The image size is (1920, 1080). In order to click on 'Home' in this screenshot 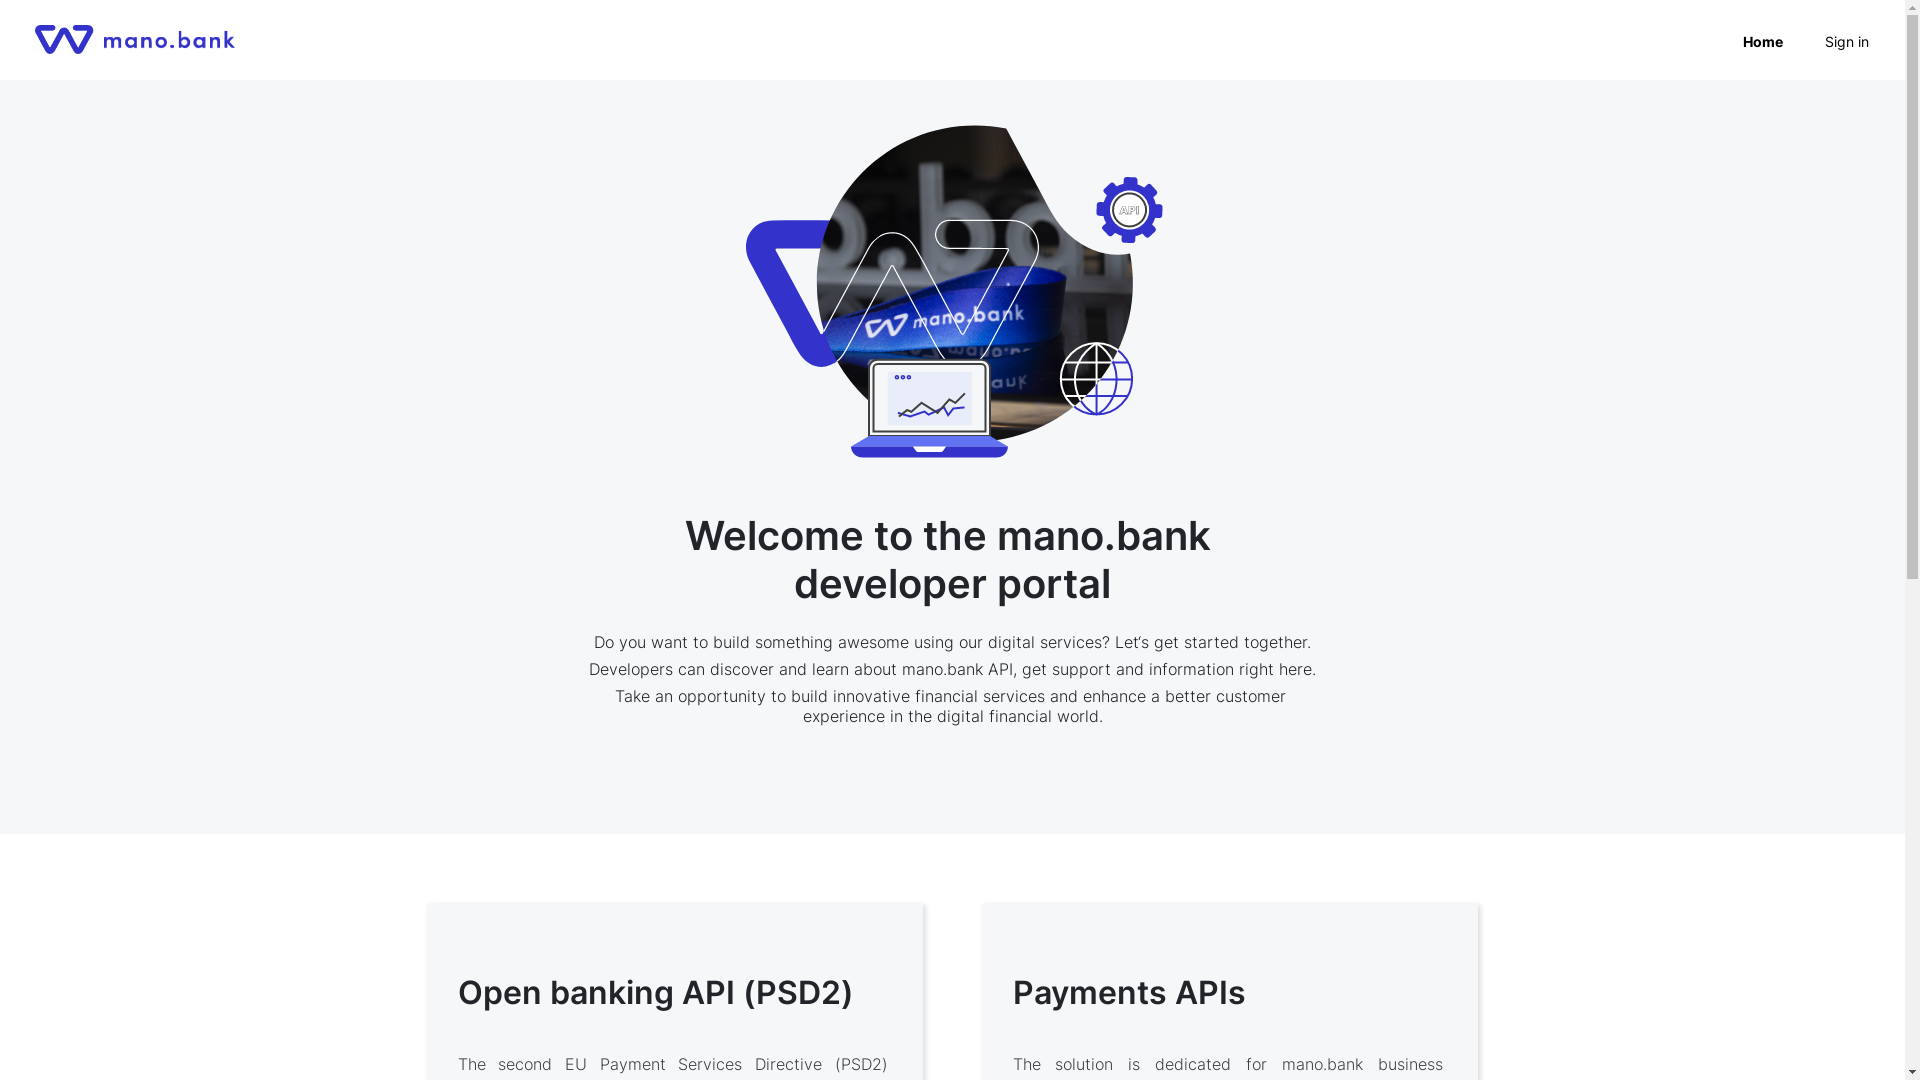, I will do `click(1762, 41)`.